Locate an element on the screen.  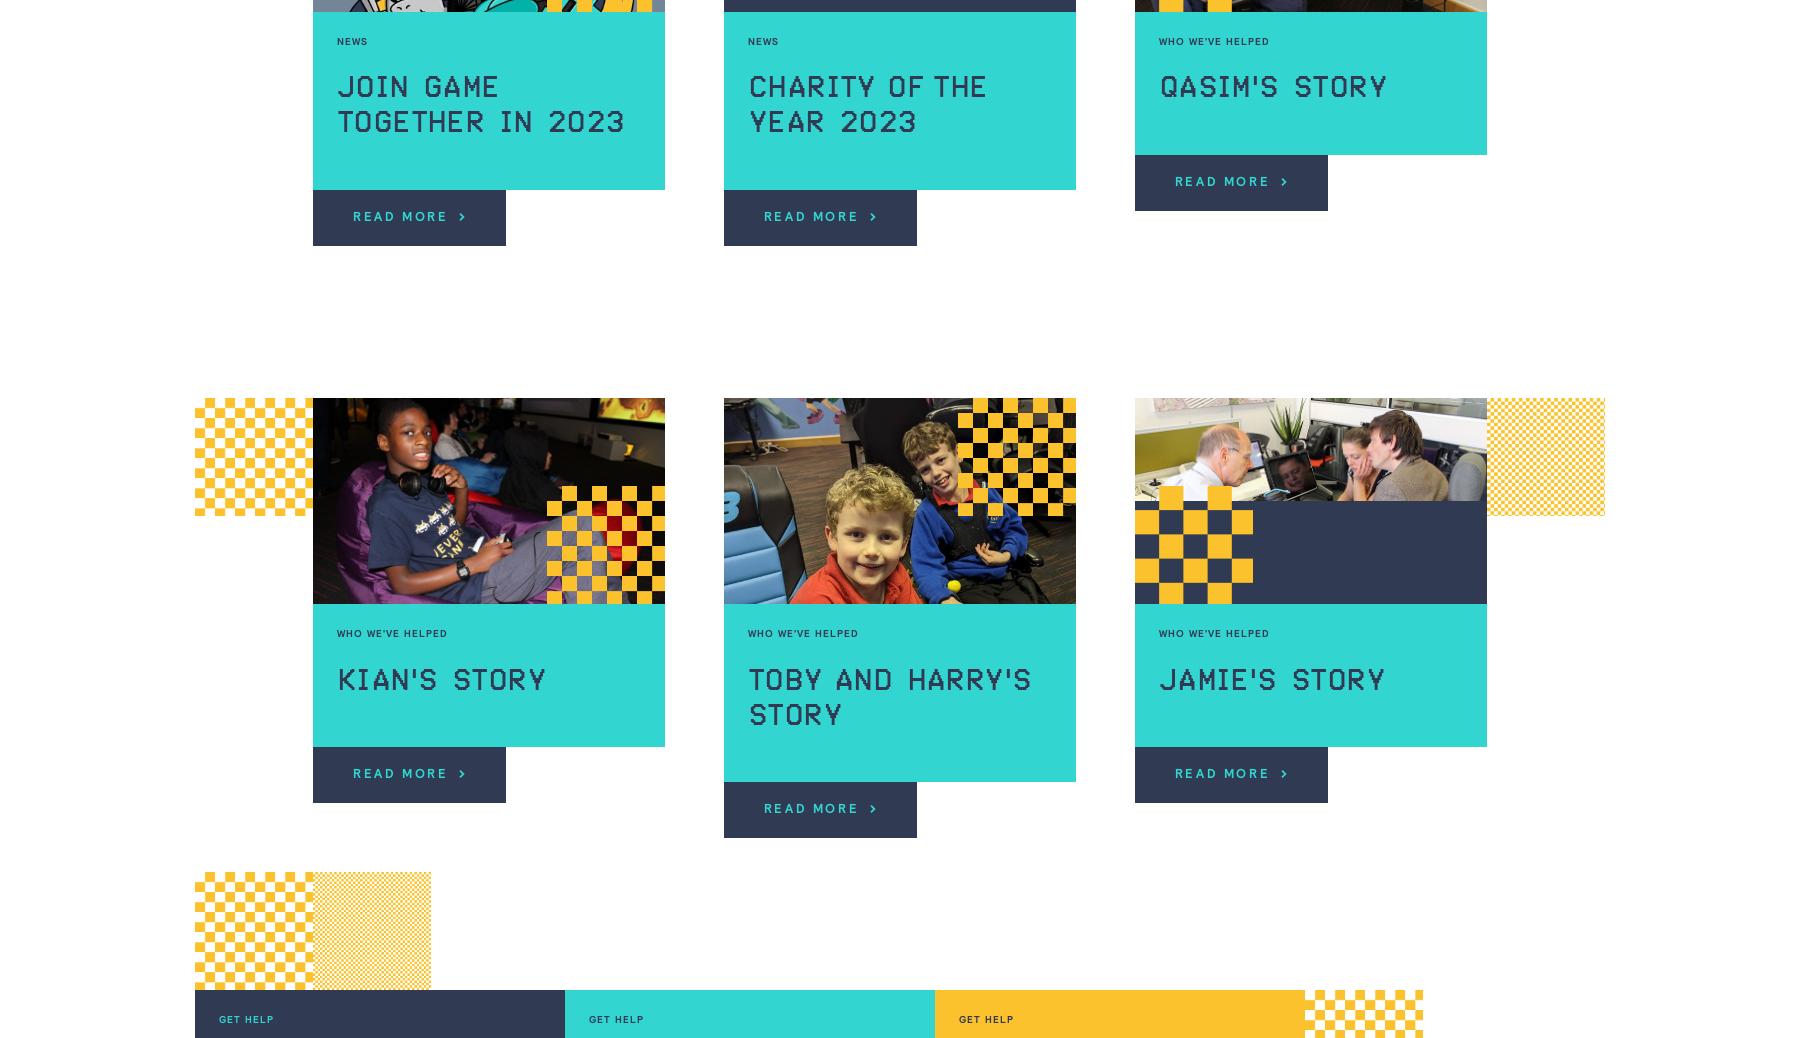
'Jamie's story' is located at coordinates (1271, 679).